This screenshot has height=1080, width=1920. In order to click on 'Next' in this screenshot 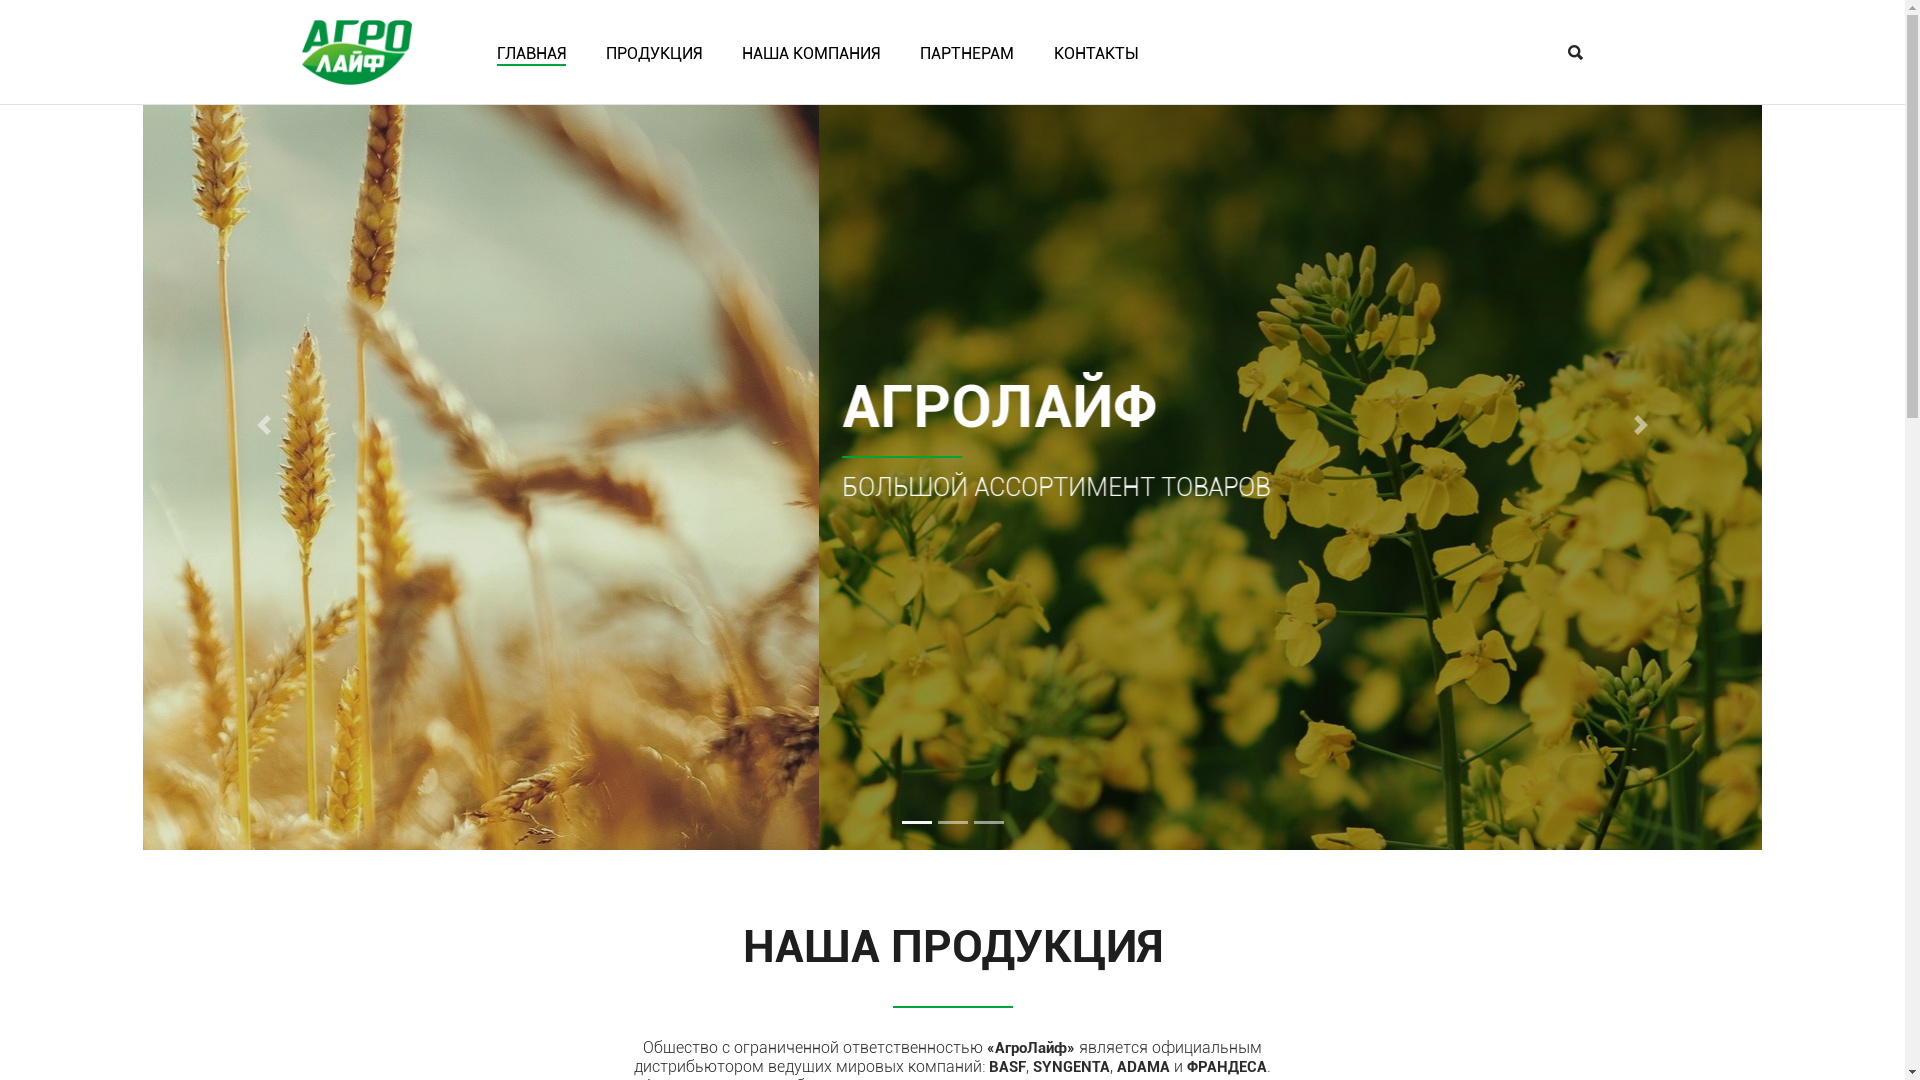, I will do `click(1640, 423)`.